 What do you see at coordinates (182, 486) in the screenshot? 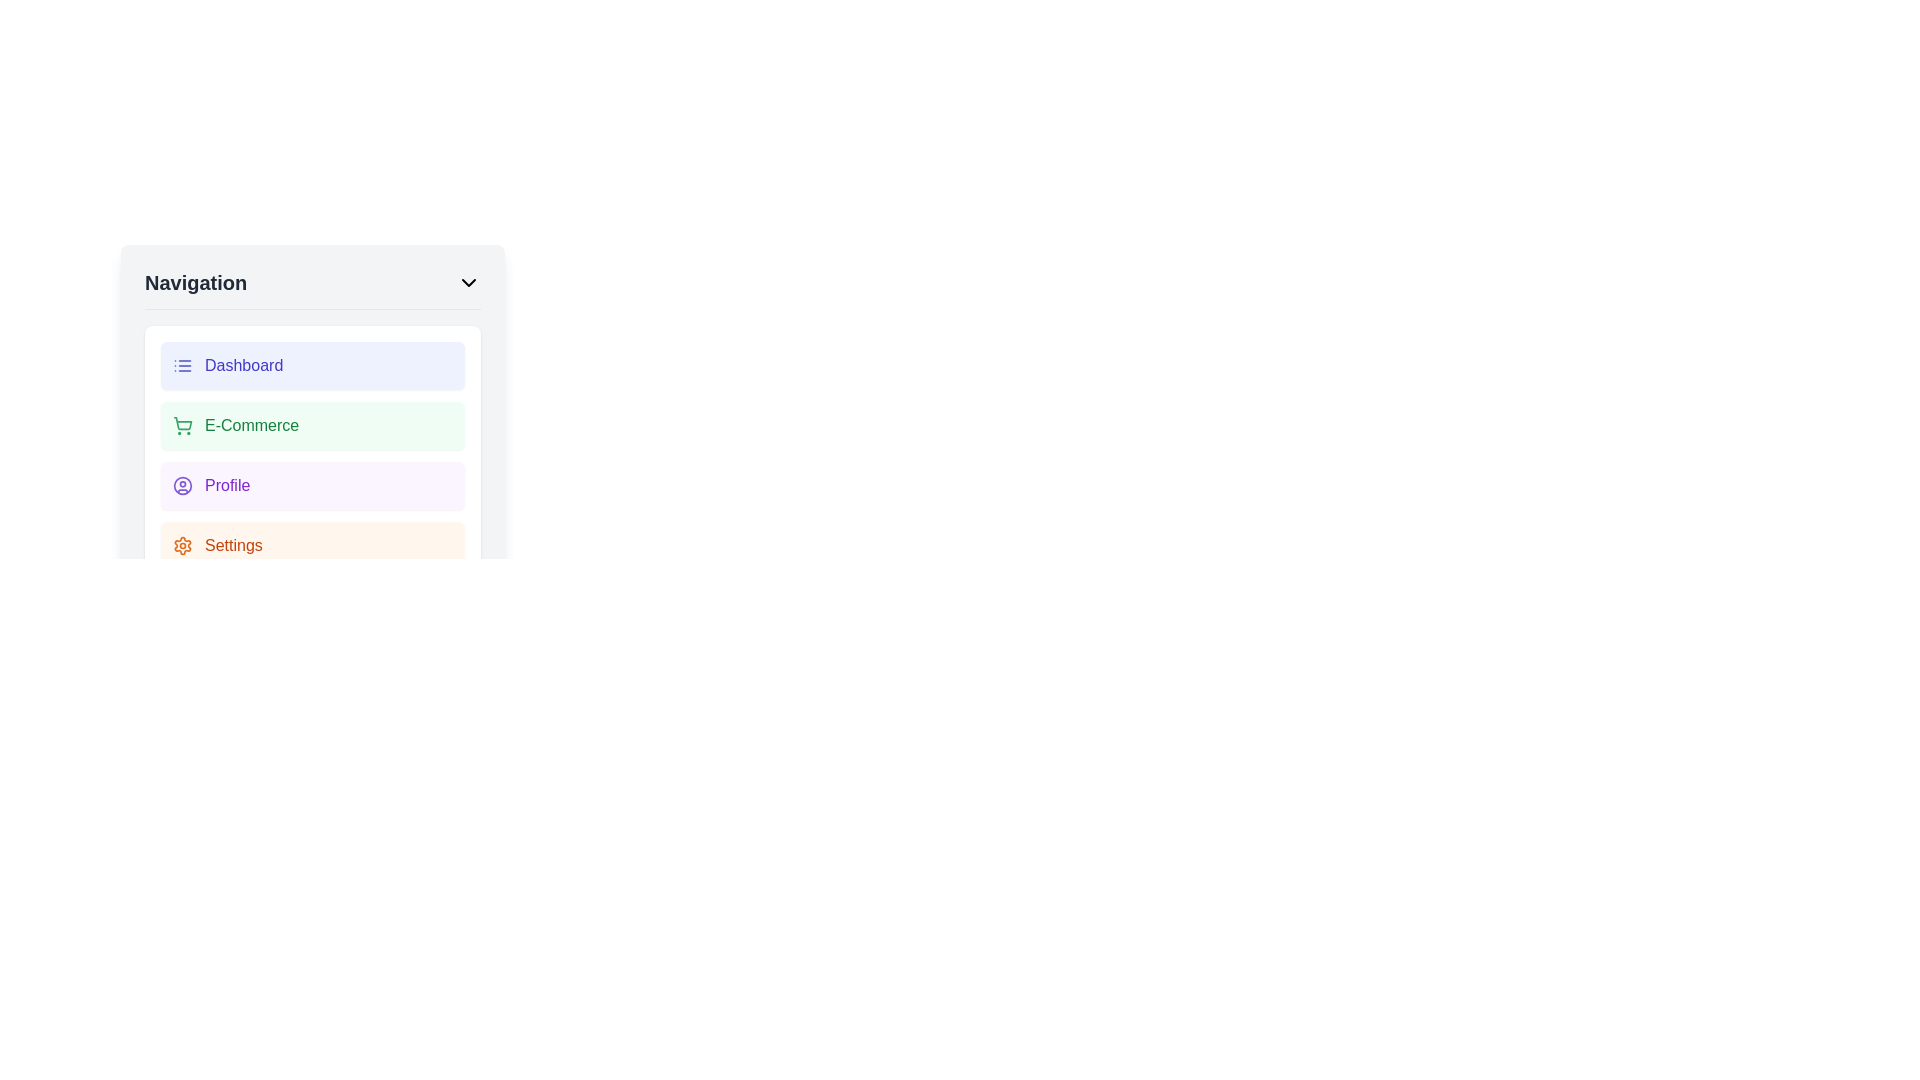
I see `the decorative outline of the user profile icon located in the navigation menu` at bounding box center [182, 486].